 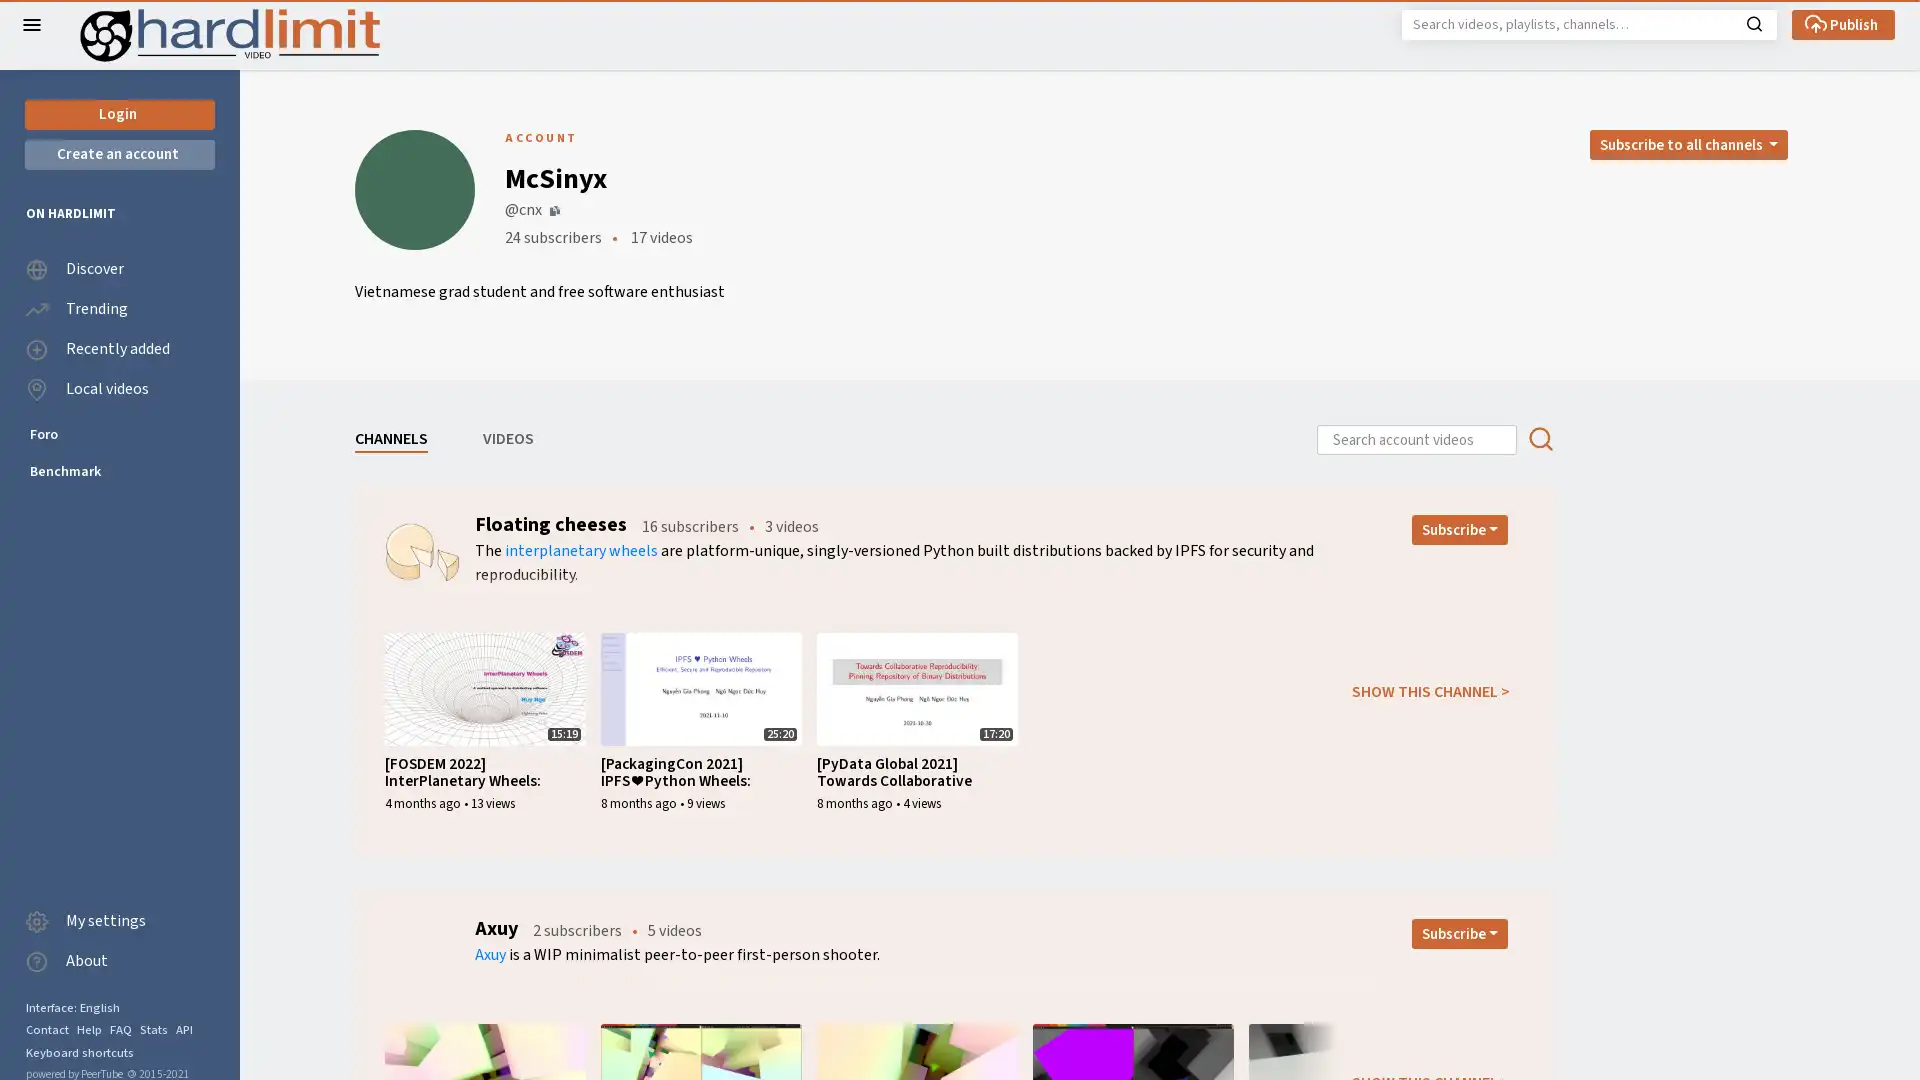 What do you see at coordinates (1753, 22) in the screenshot?
I see `Search` at bounding box center [1753, 22].